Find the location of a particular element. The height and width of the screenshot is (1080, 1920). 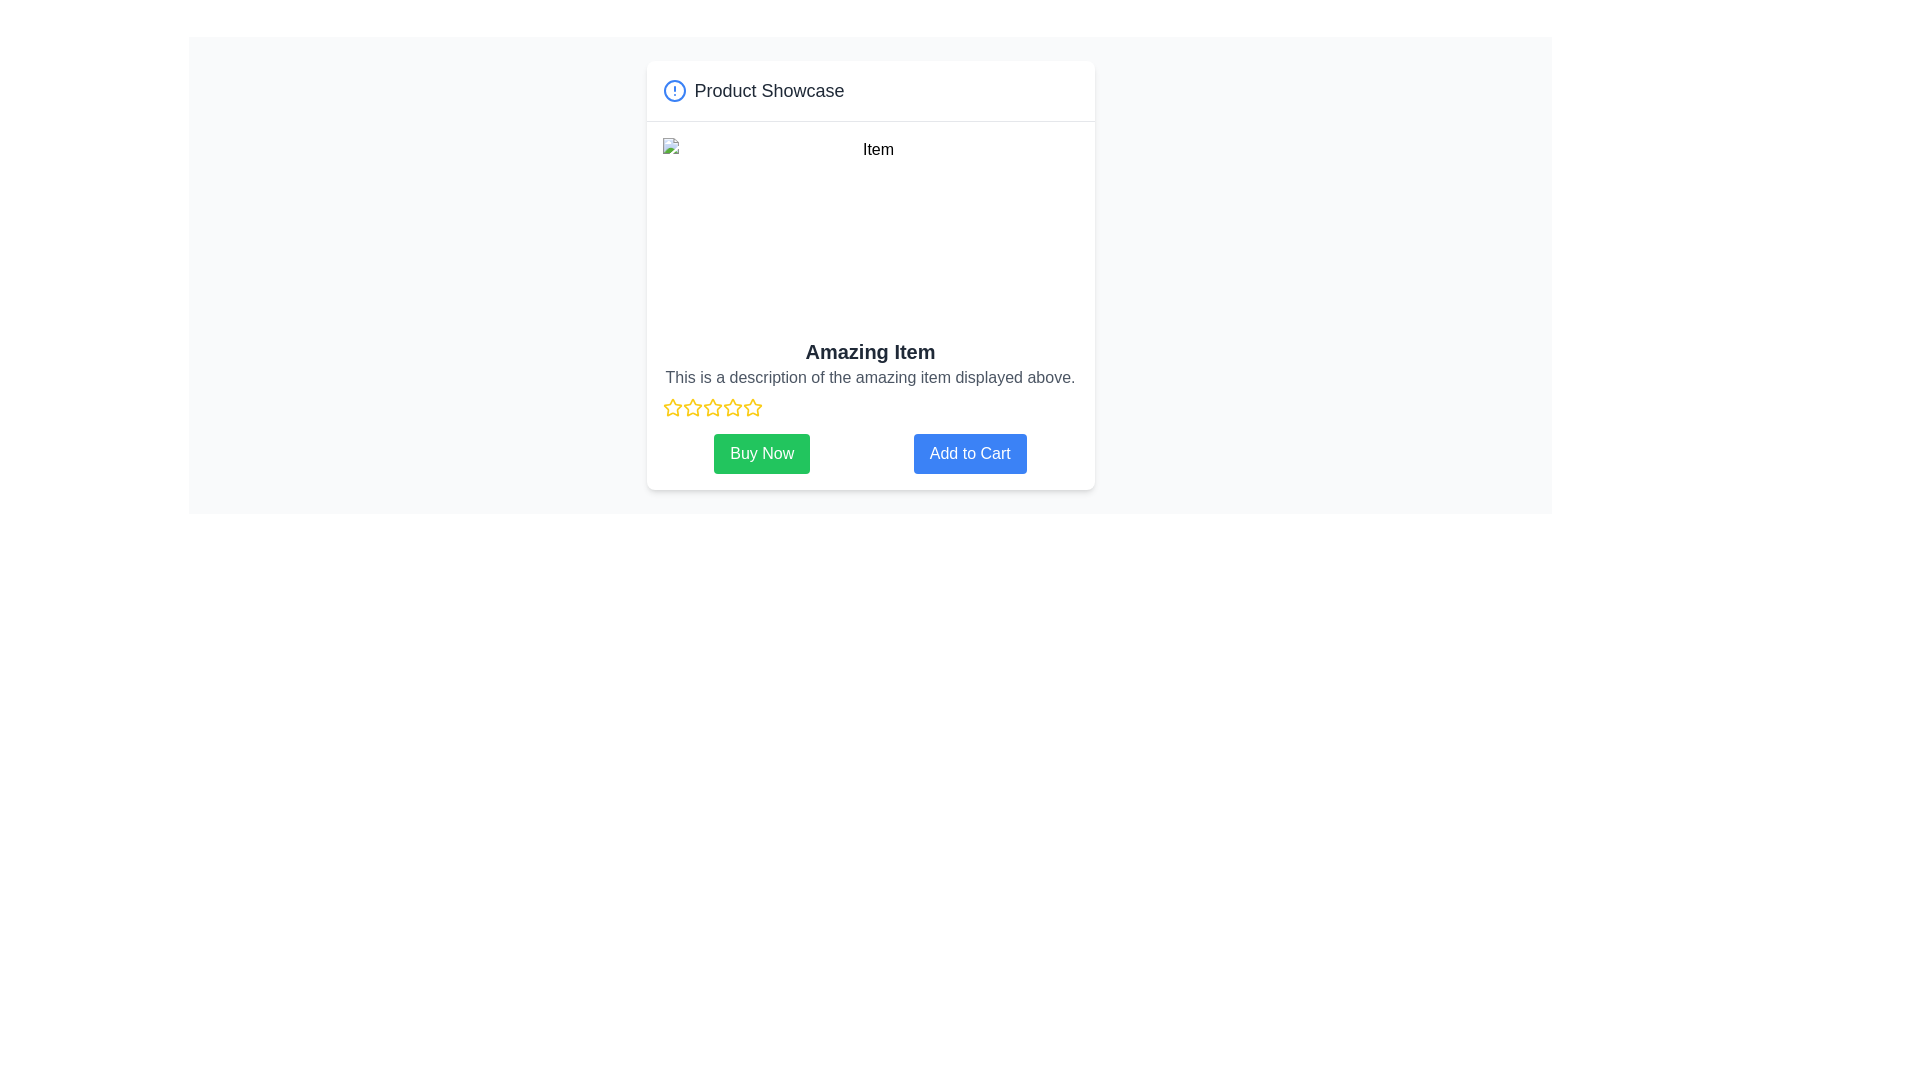

the text element that describes 'This is a description of the amazing item displayed above', which is located below the heading 'Amazing Item' is located at coordinates (870, 378).